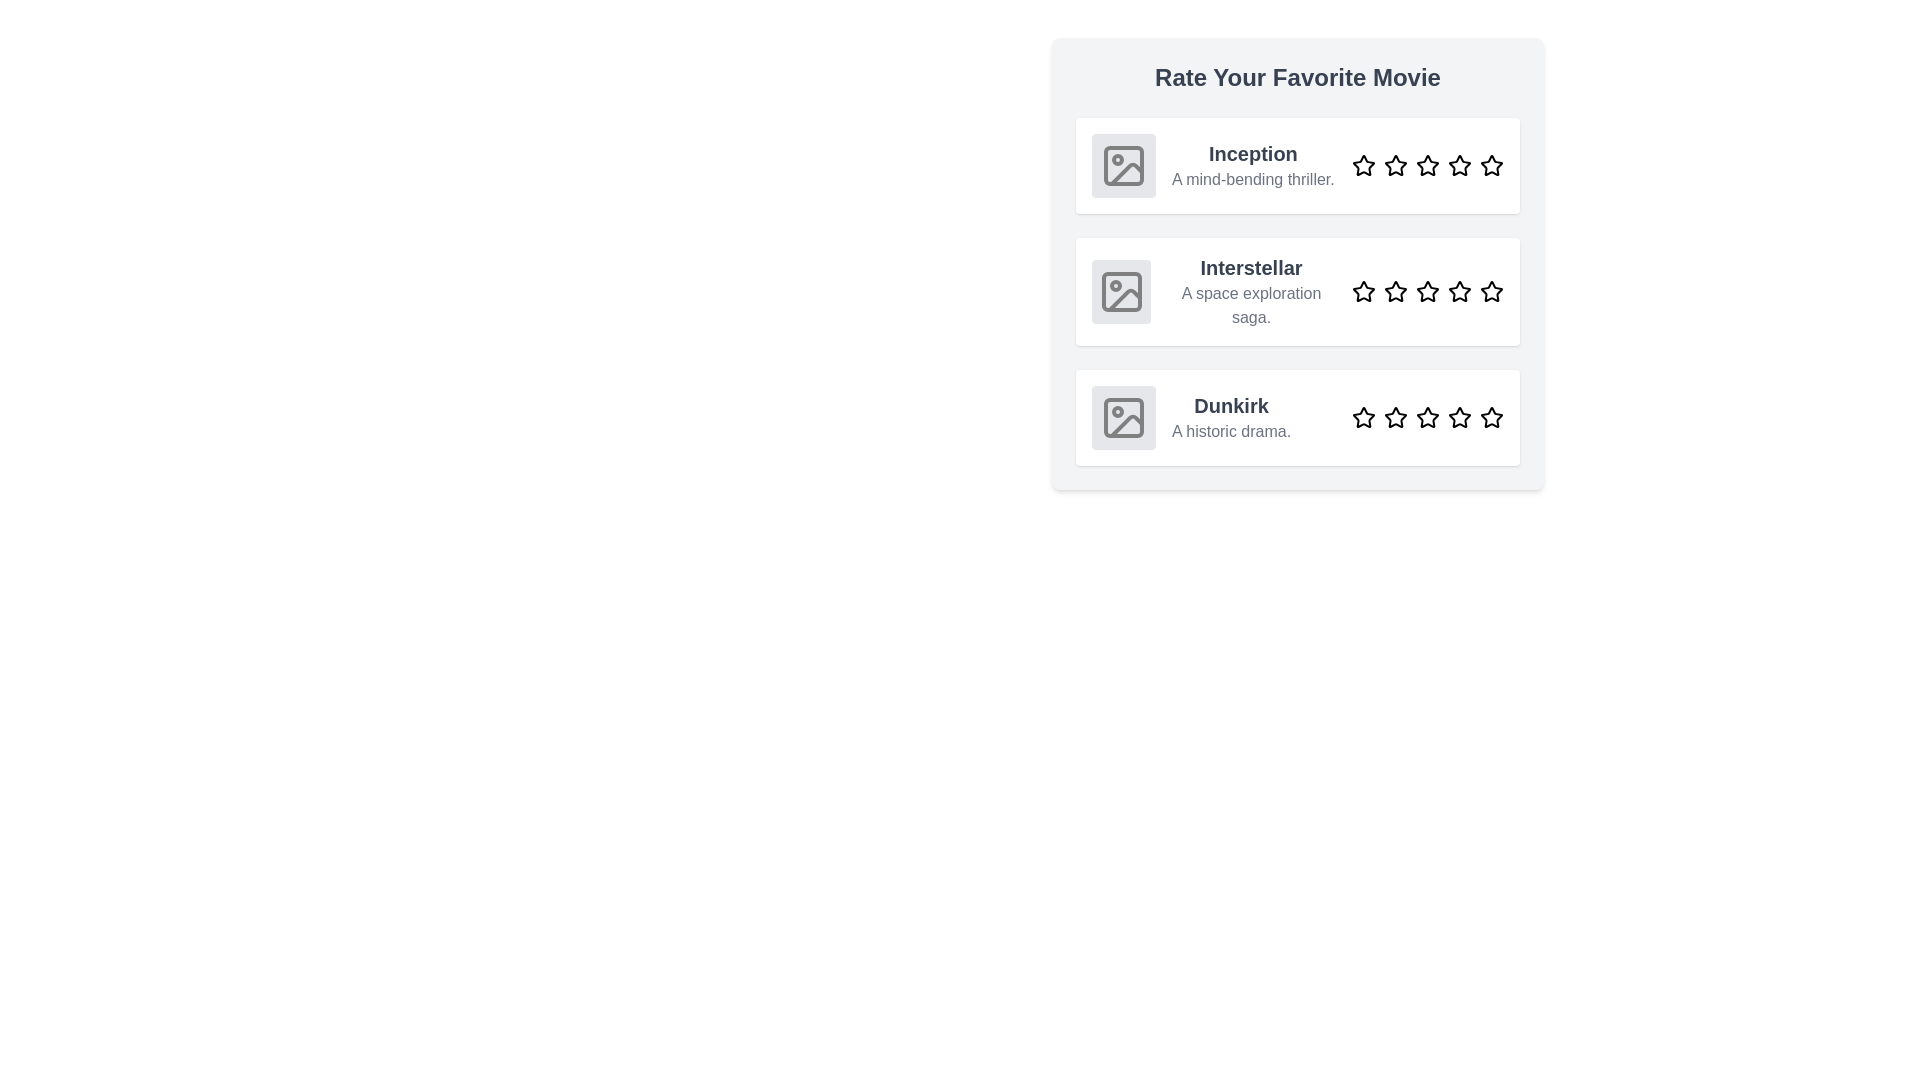  What do you see at coordinates (1492, 164) in the screenshot?
I see `the fifth star rating icon for the 'Inception' movie` at bounding box center [1492, 164].